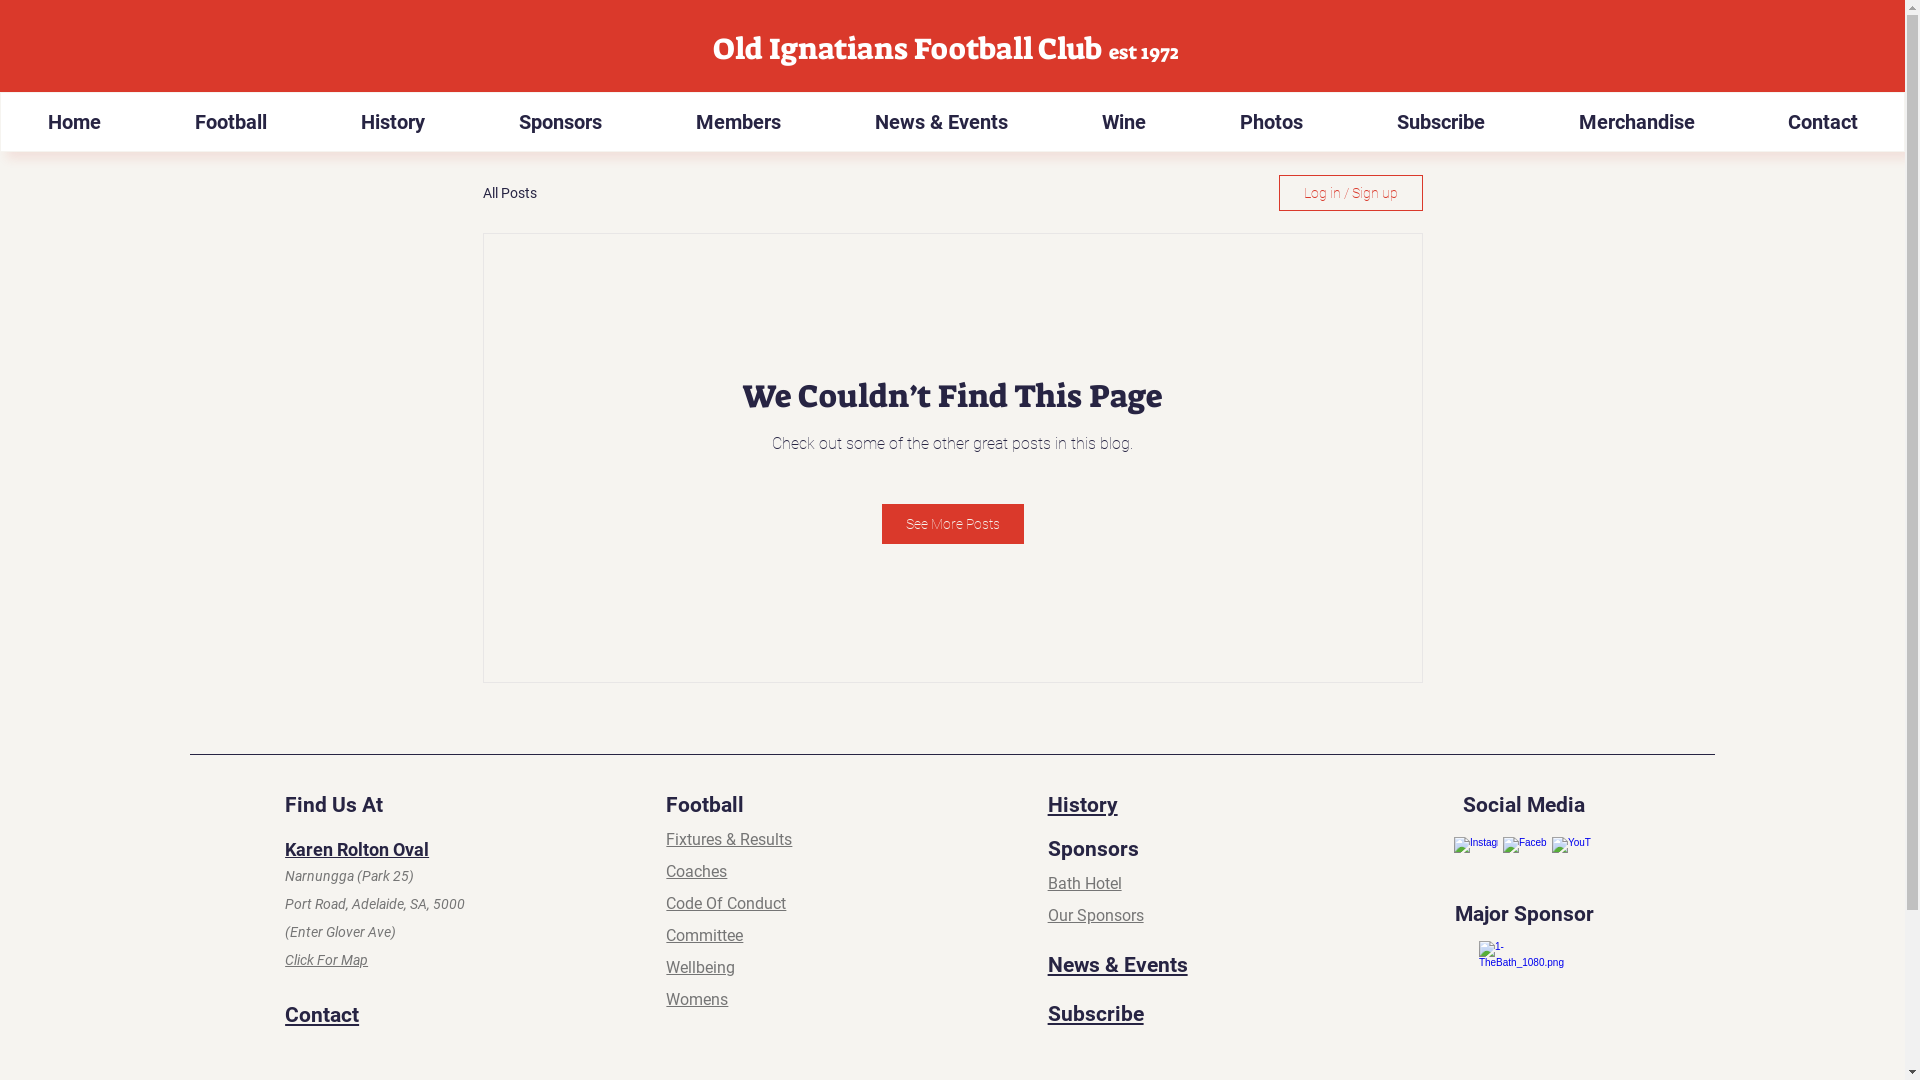  Describe the element at coordinates (392, 122) in the screenshot. I see `'History'` at that location.